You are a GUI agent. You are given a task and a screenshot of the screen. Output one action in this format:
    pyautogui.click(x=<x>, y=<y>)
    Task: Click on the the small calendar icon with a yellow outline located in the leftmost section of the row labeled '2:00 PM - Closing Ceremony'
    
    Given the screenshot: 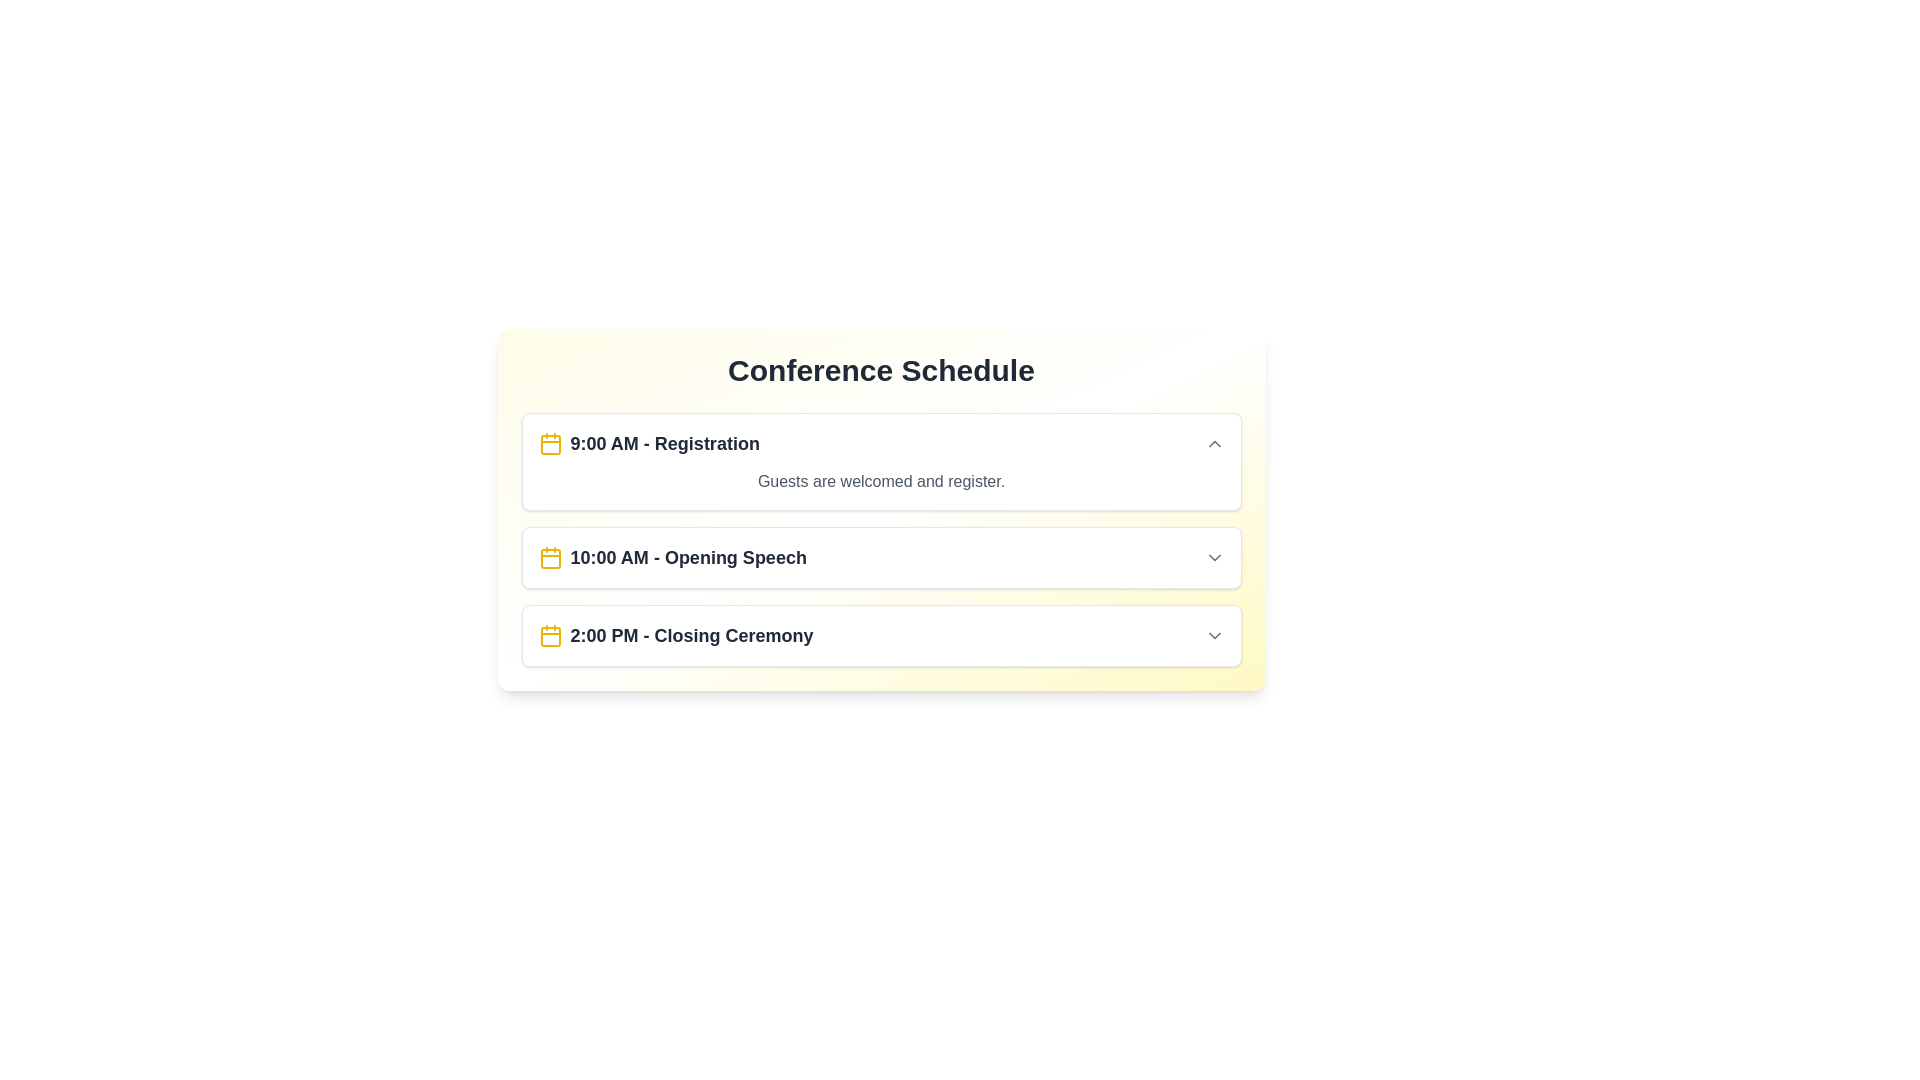 What is the action you would take?
    pyautogui.click(x=550, y=636)
    